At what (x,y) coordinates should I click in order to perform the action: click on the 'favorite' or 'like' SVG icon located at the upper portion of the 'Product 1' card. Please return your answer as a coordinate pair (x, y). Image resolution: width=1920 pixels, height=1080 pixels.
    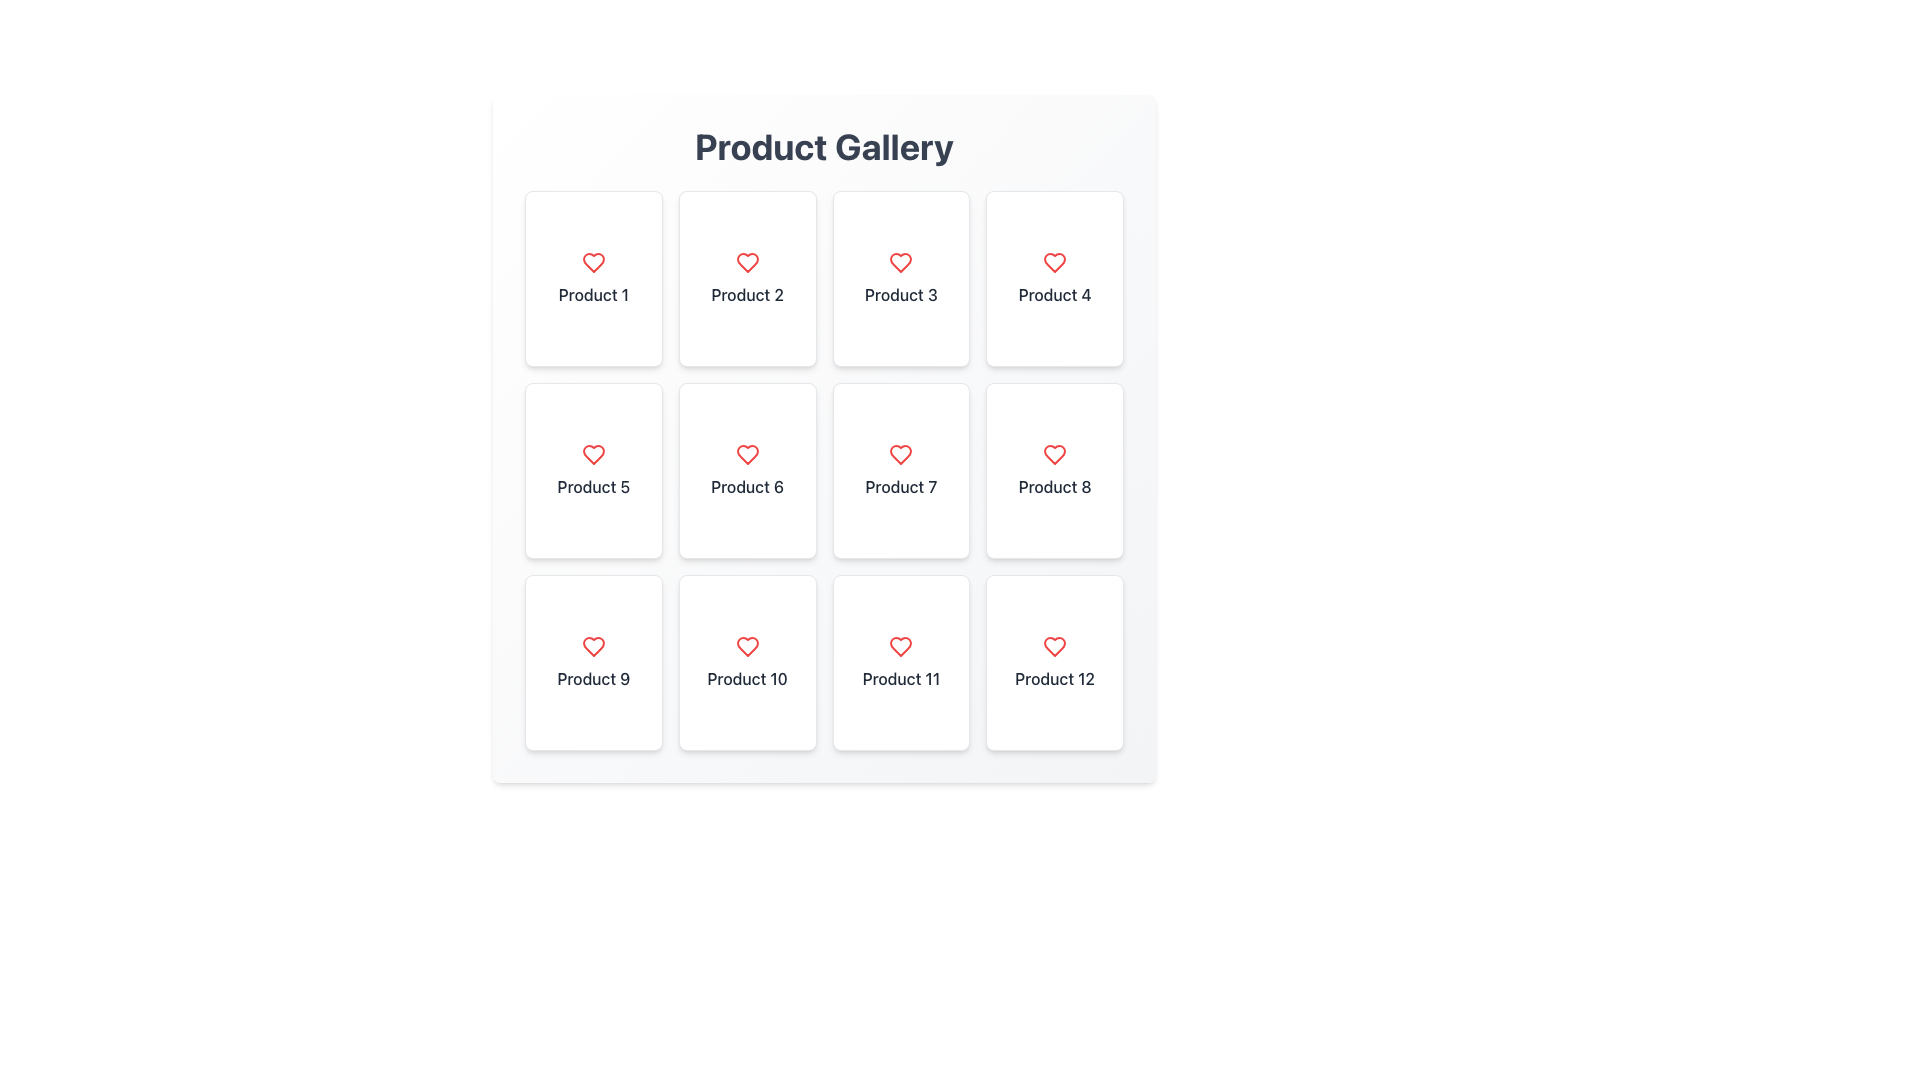
    Looking at the image, I should click on (592, 261).